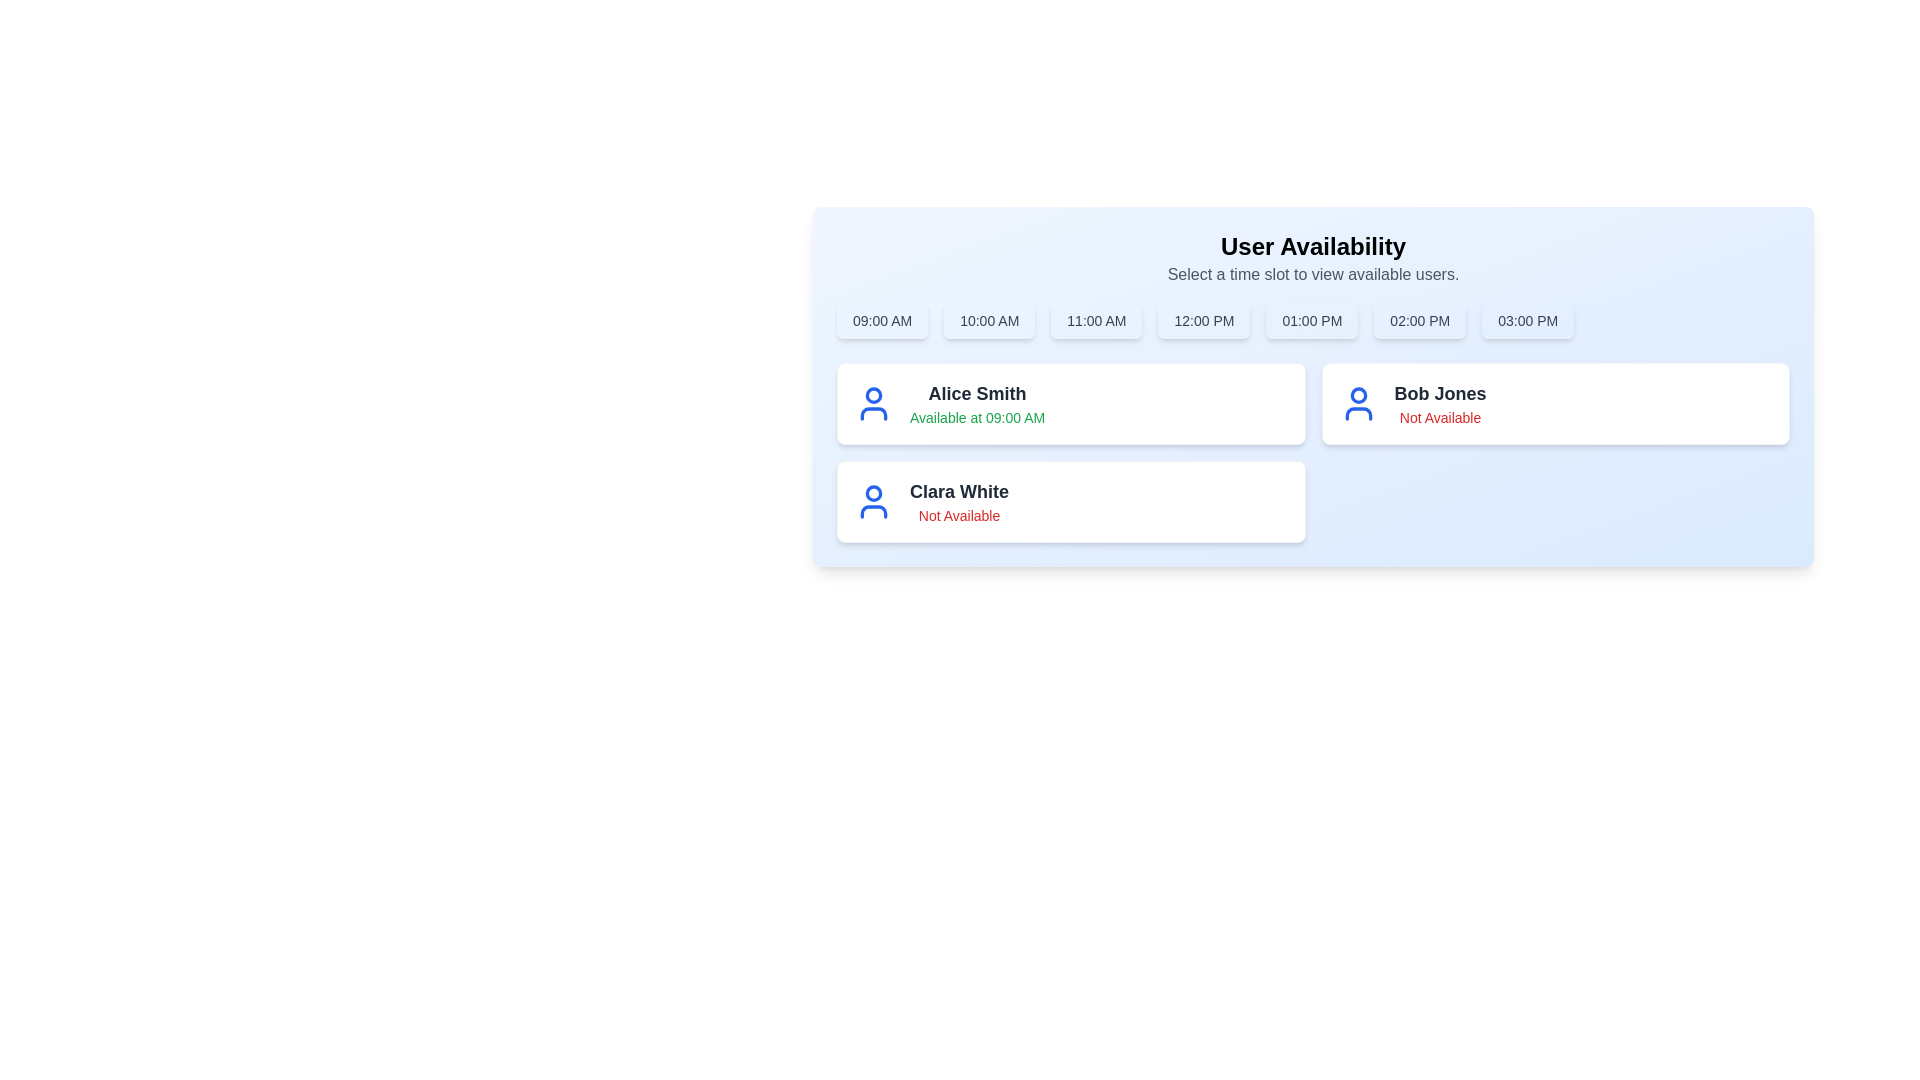 Image resolution: width=1920 pixels, height=1080 pixels. Describe the element at coordinates (977, 416) in the screenshot. I see `the static text label that indicates the availability time of 'Alice Smith' at 09:00 AM, located under her name in the user availability list` at that location.